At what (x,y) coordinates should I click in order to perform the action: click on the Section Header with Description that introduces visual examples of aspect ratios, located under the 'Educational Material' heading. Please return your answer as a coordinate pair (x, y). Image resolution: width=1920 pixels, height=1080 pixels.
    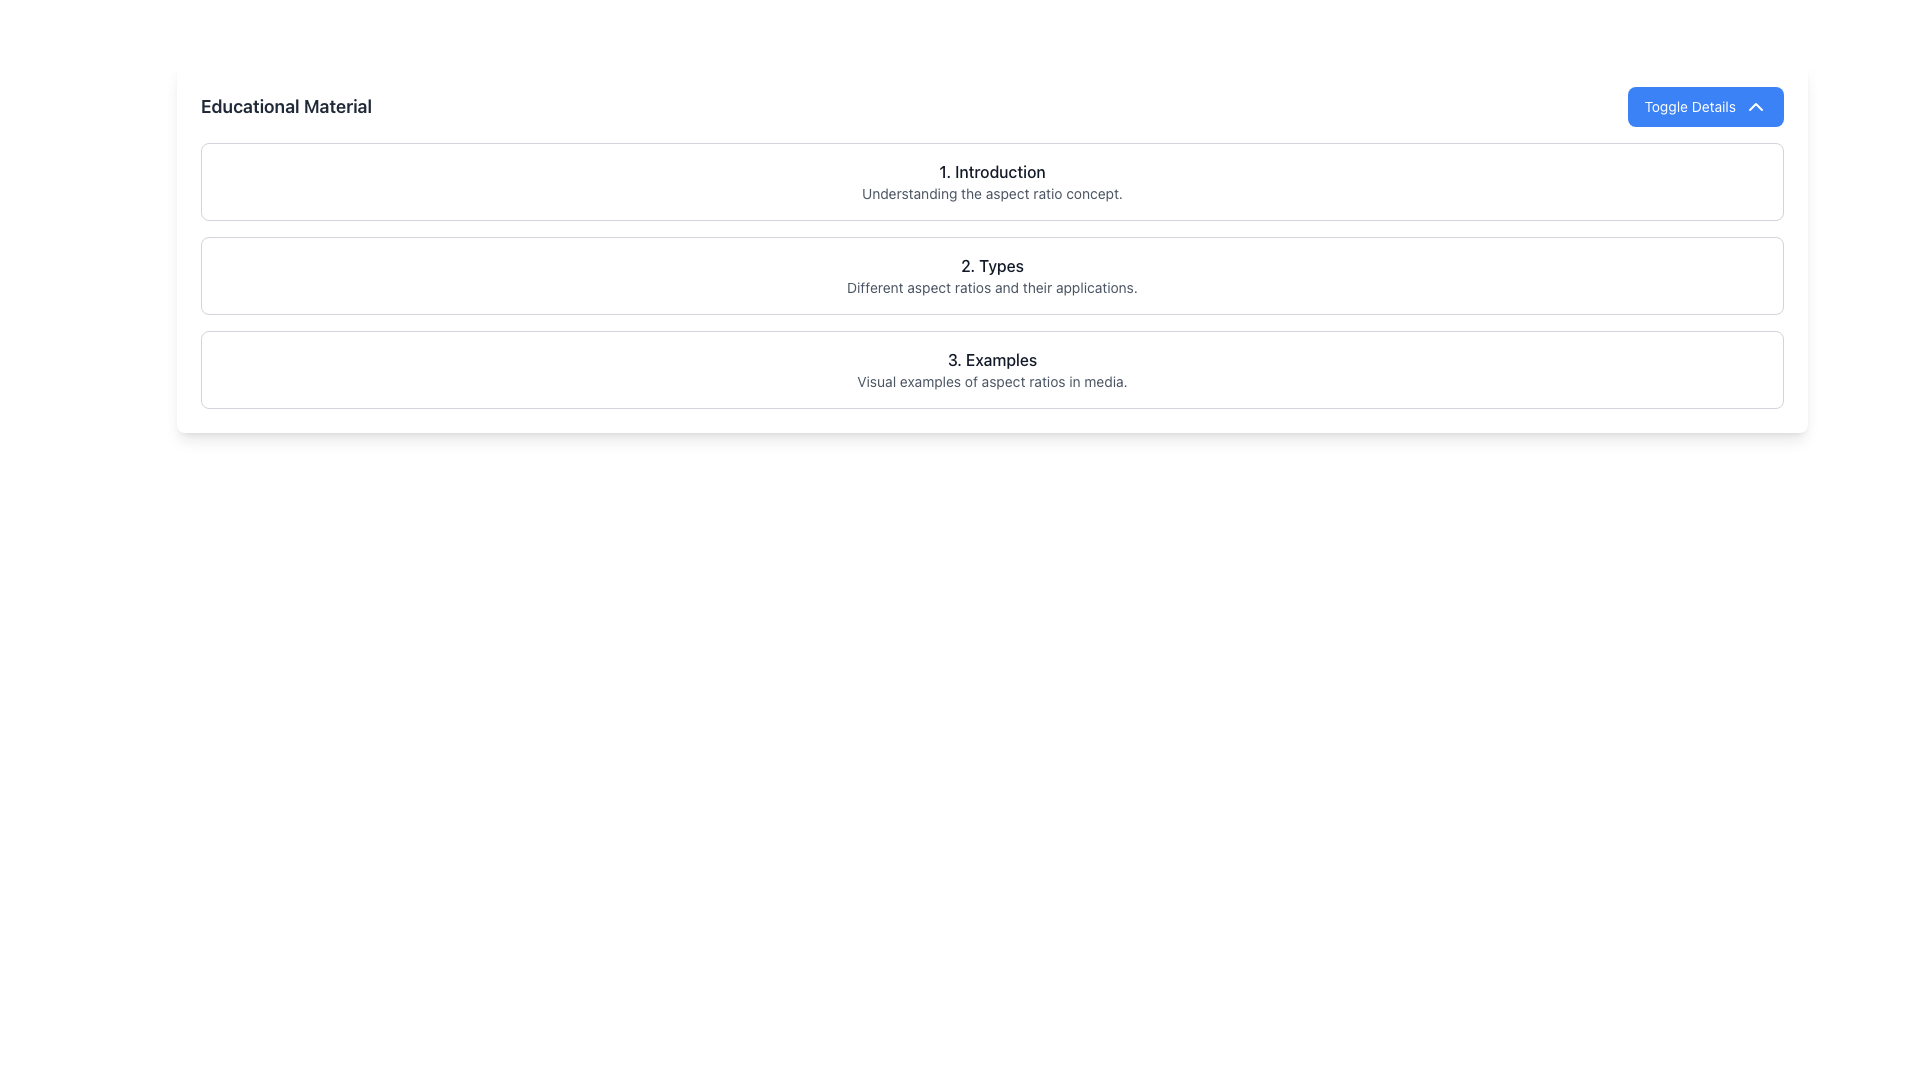
    Looking at the image, I should click on (992, 370).